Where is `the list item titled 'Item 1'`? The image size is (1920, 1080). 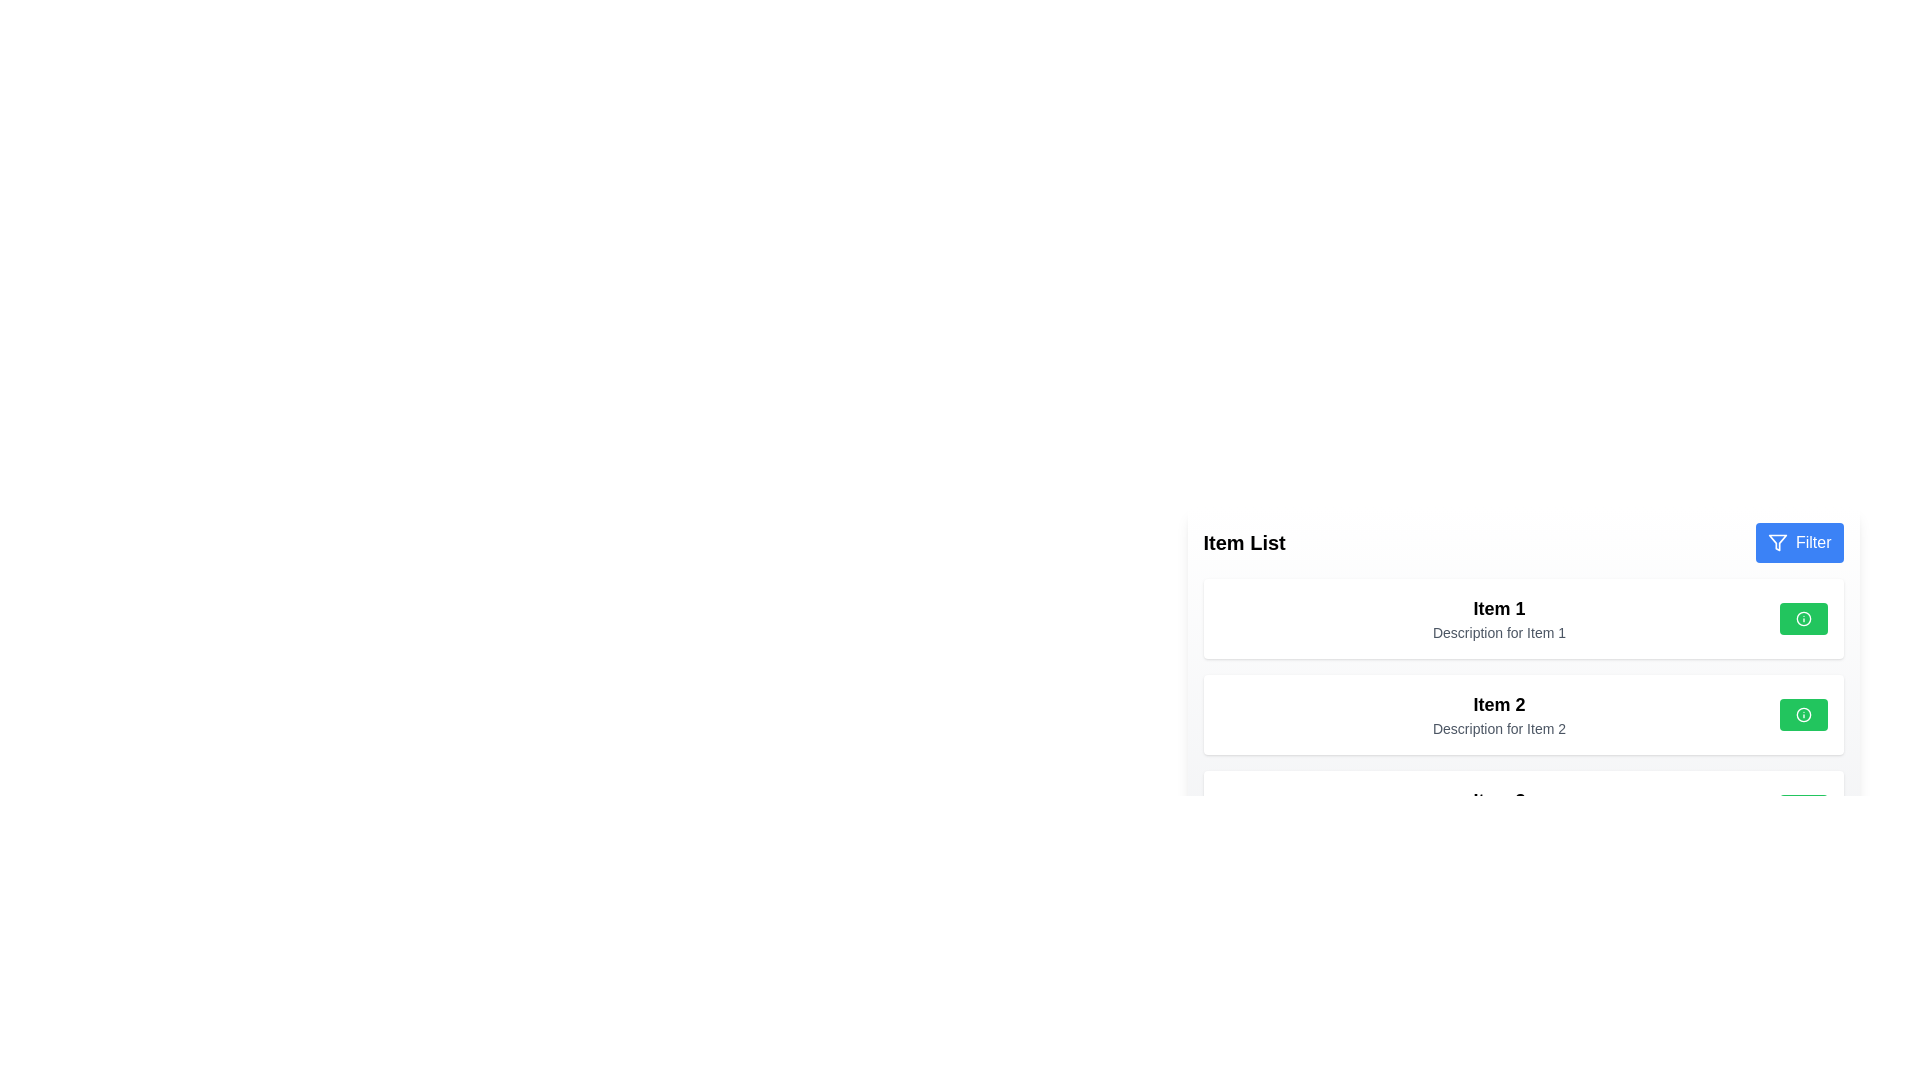 the list item titled 'Item 1' is located at coordinates (1499, 617).